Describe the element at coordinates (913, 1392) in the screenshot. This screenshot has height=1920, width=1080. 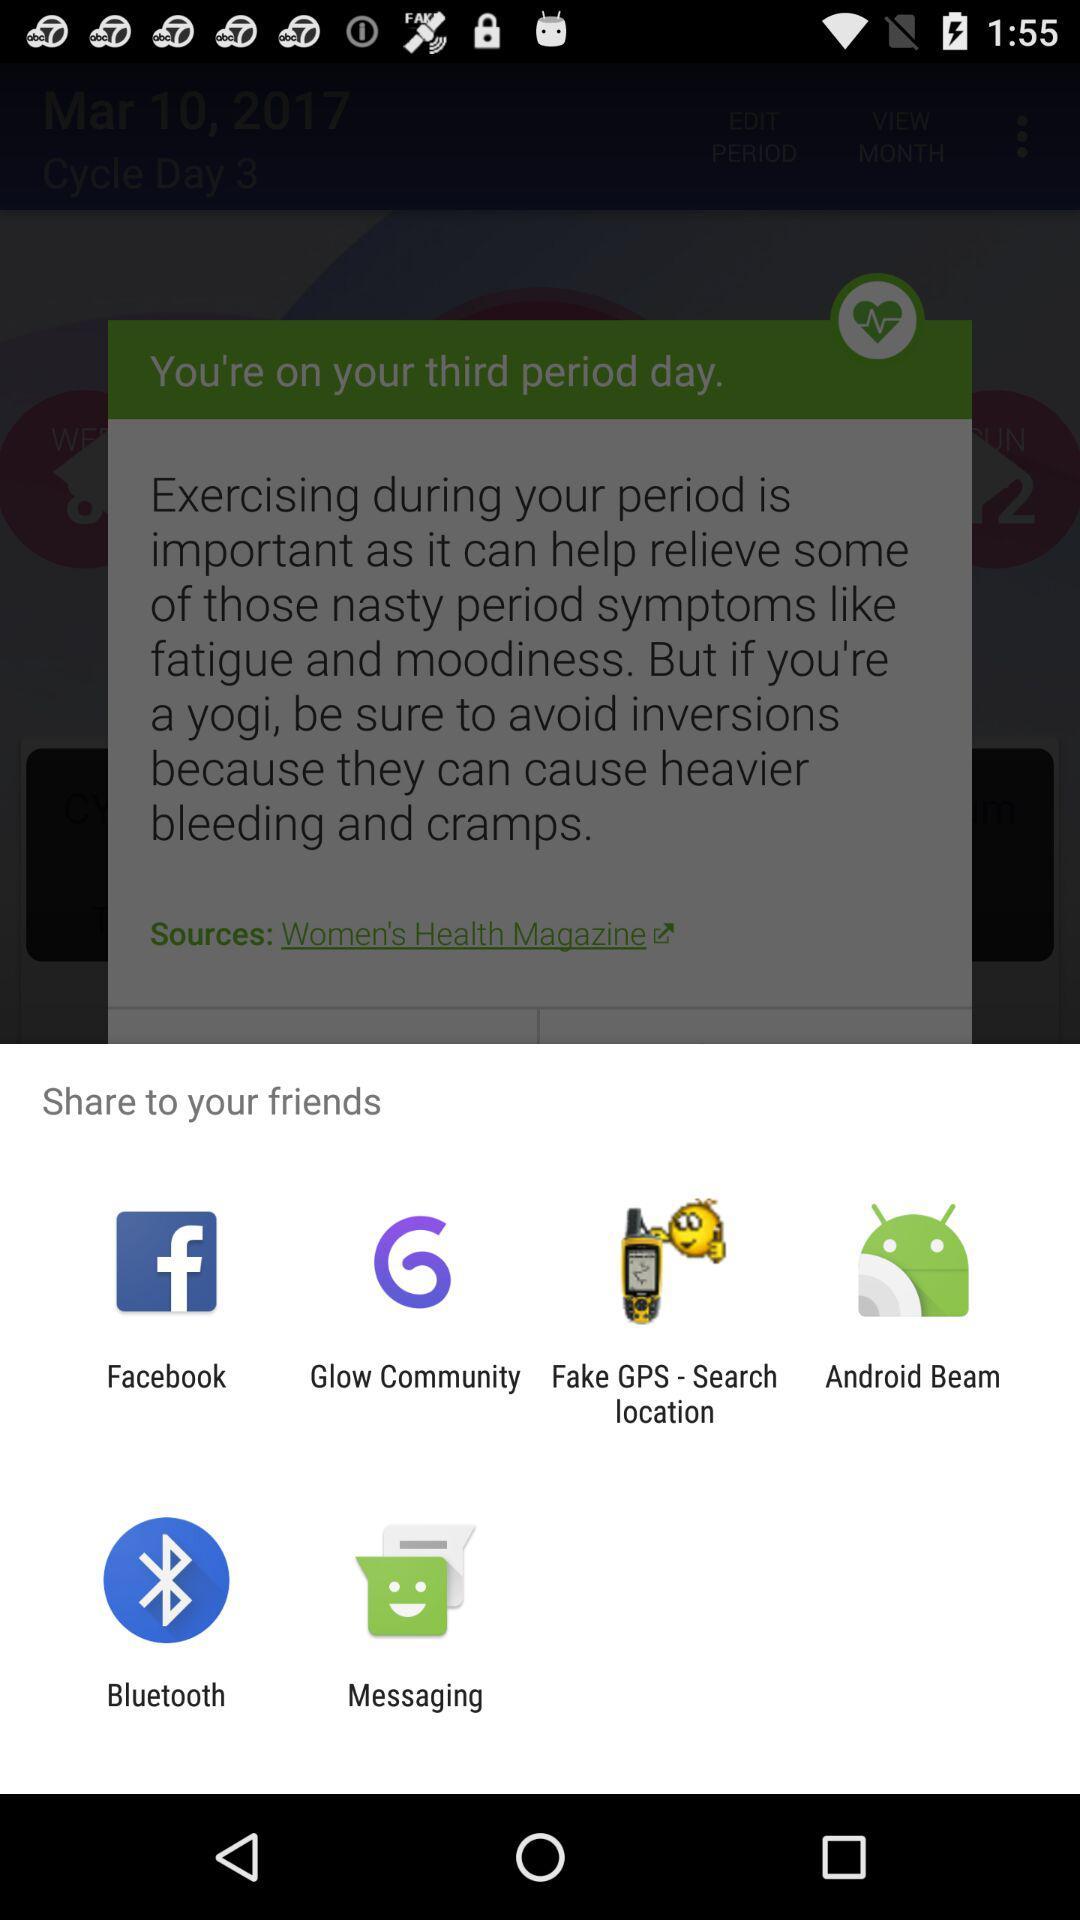
I see `android beam app` at that location.